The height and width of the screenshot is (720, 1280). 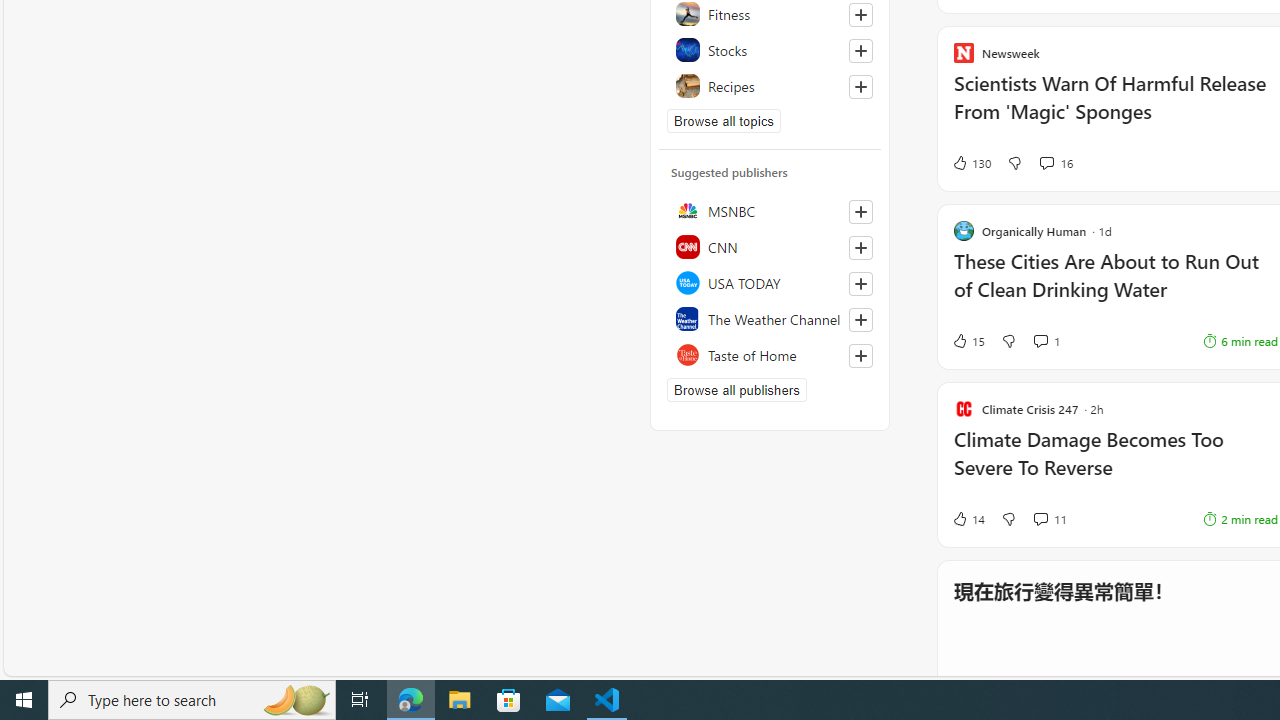 What do you see at coordinates (968, 518) in the screenshot?
I see `'14 Like'` at bounding box center [968, 518].